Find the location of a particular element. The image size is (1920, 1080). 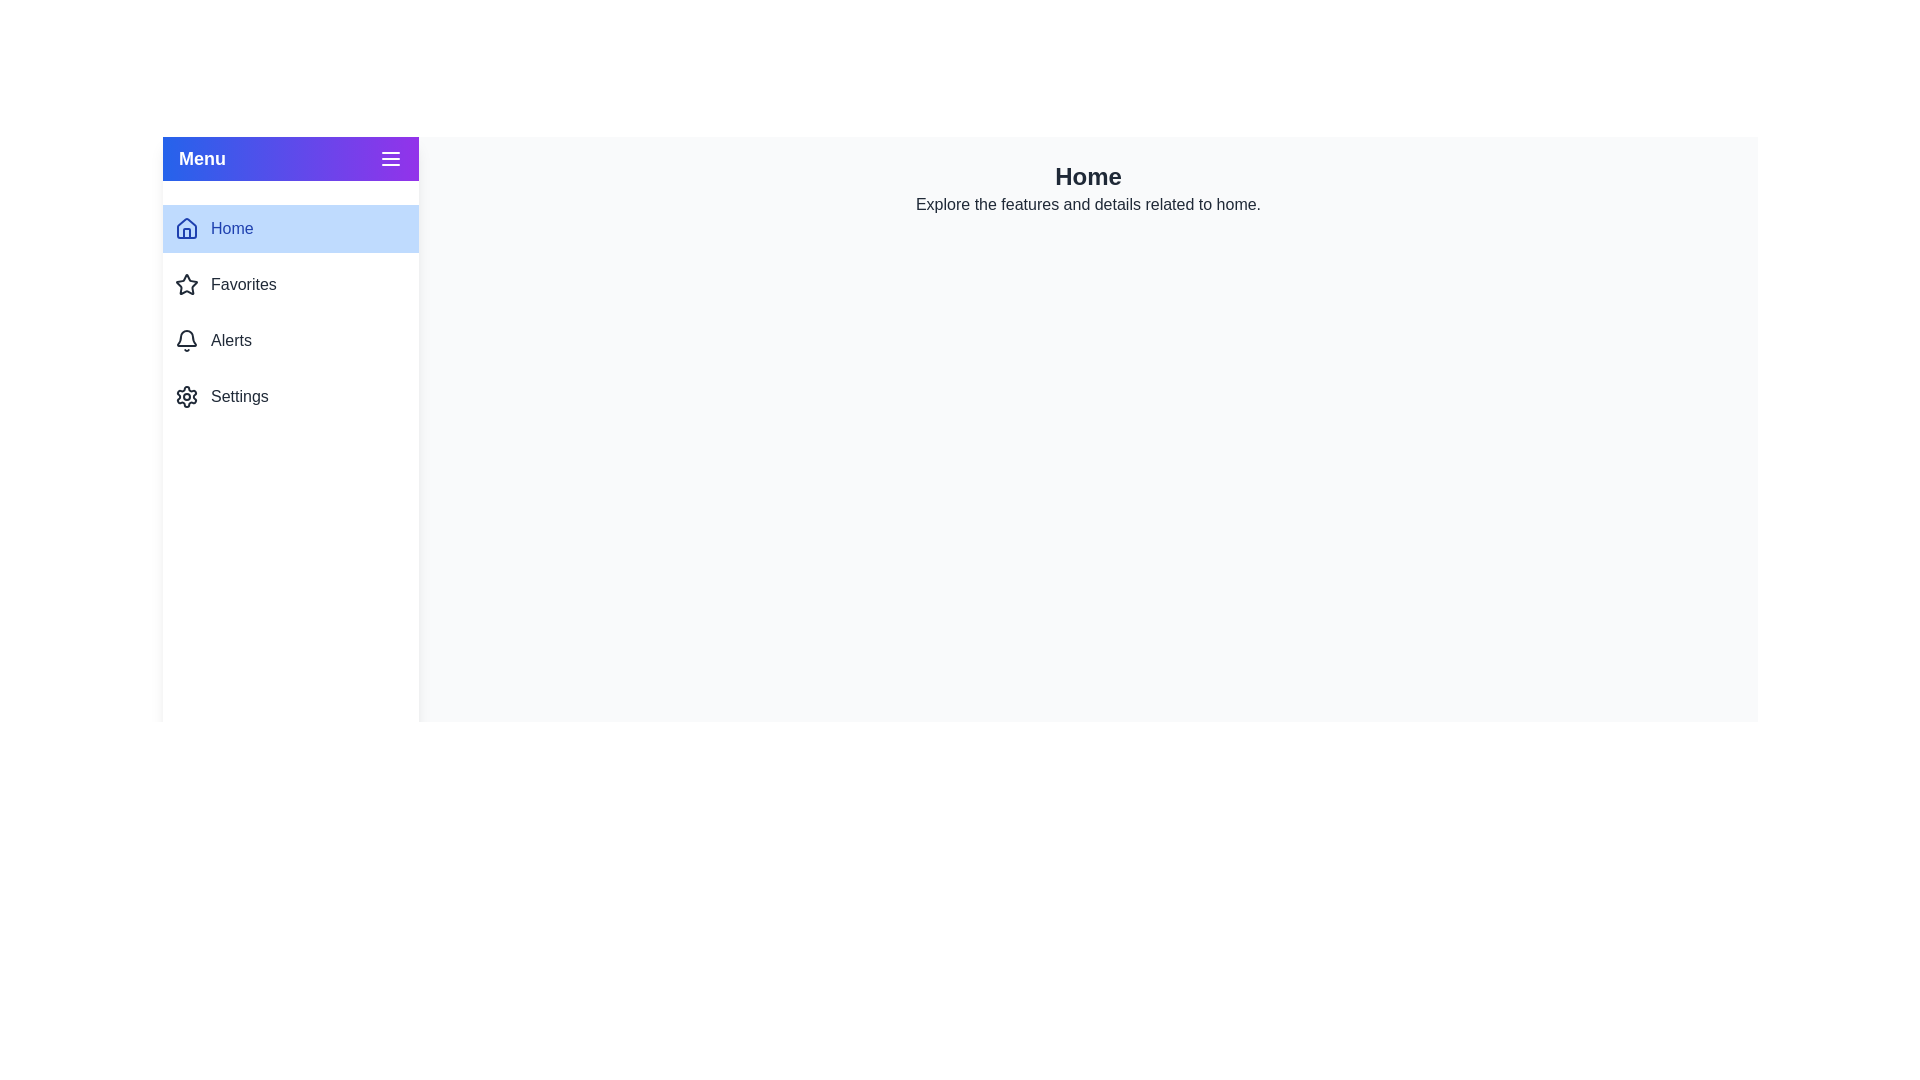

the 'Home' icon by selecting the corresponding list item labeled 'Home', which is visually indicated by the blue highlighted block on the sidebar menu is located at coordinates (187, 227).